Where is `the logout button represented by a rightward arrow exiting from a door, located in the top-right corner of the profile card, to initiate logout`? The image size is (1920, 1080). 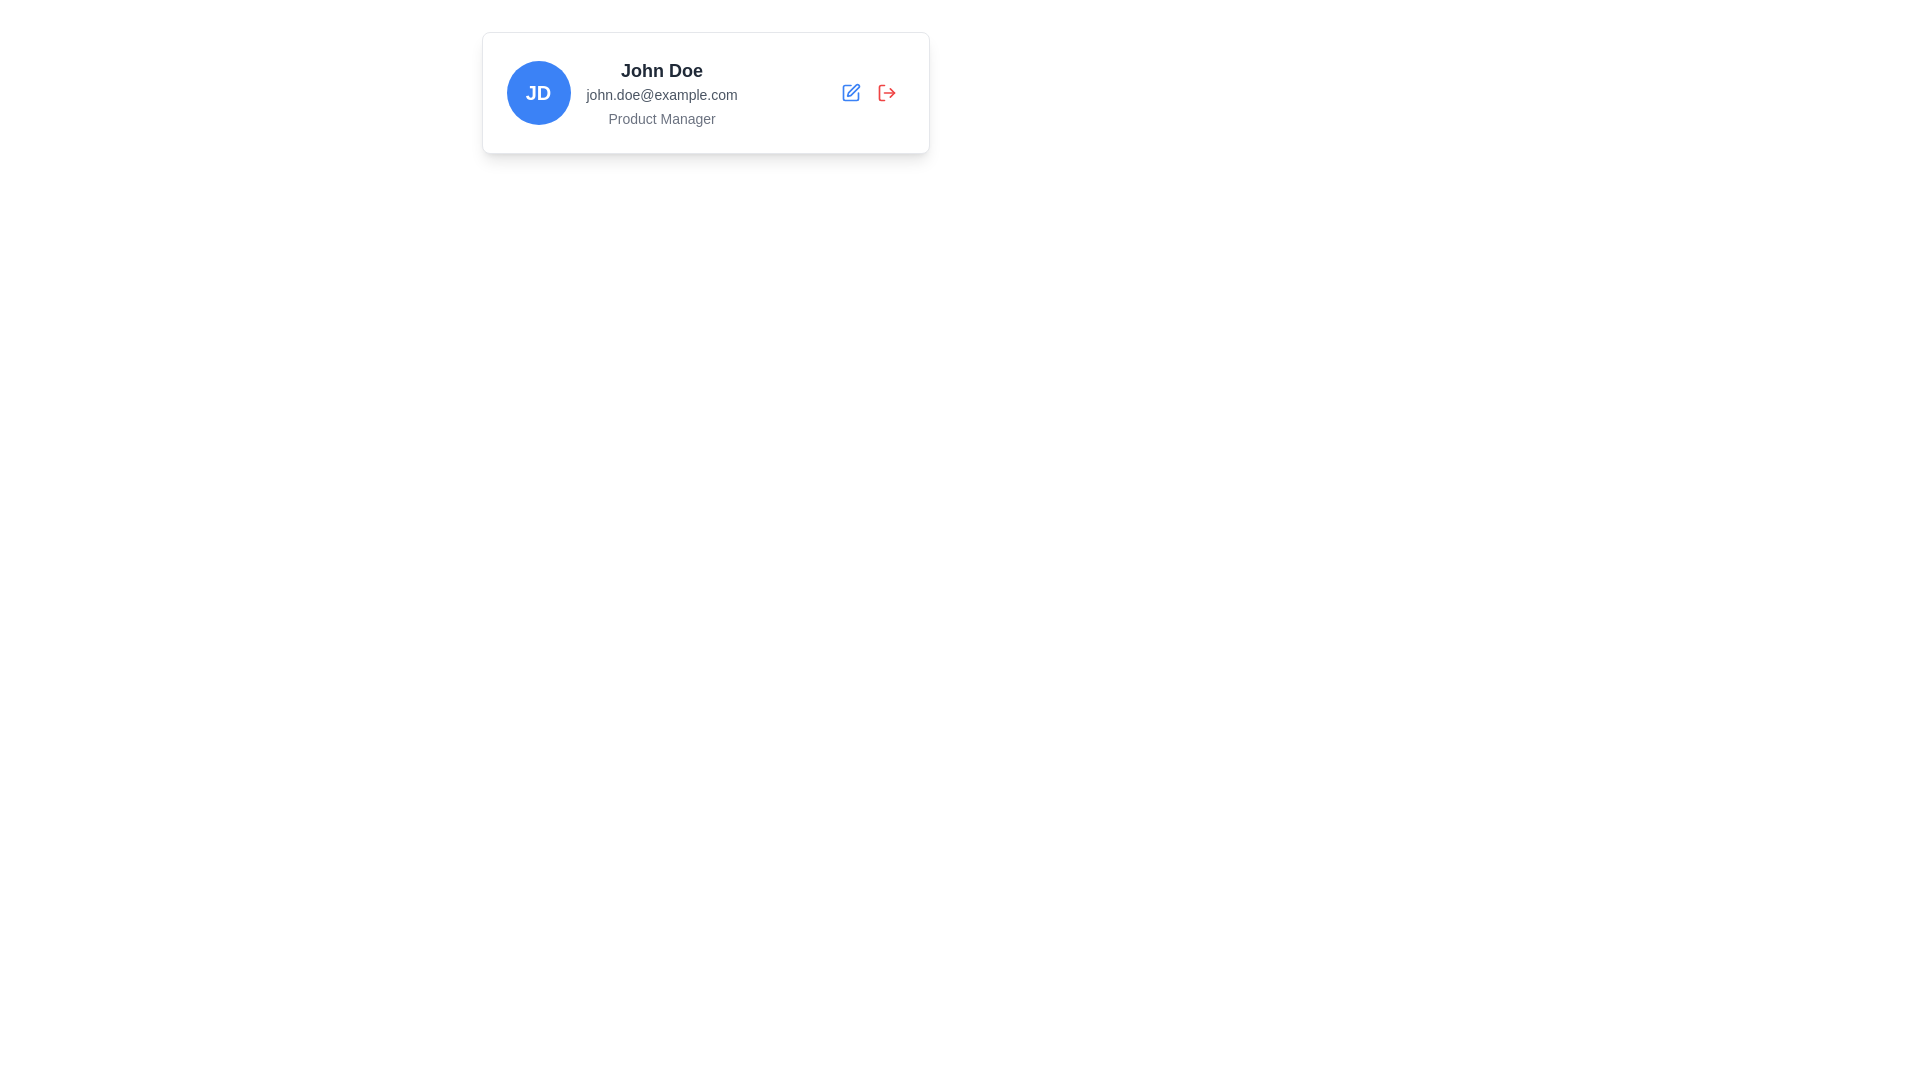
the logout button represented by a rightward arrow exiting from a door, located in the top-right corner of the profile card, to initiate logout is located at coordinates (885, 92).